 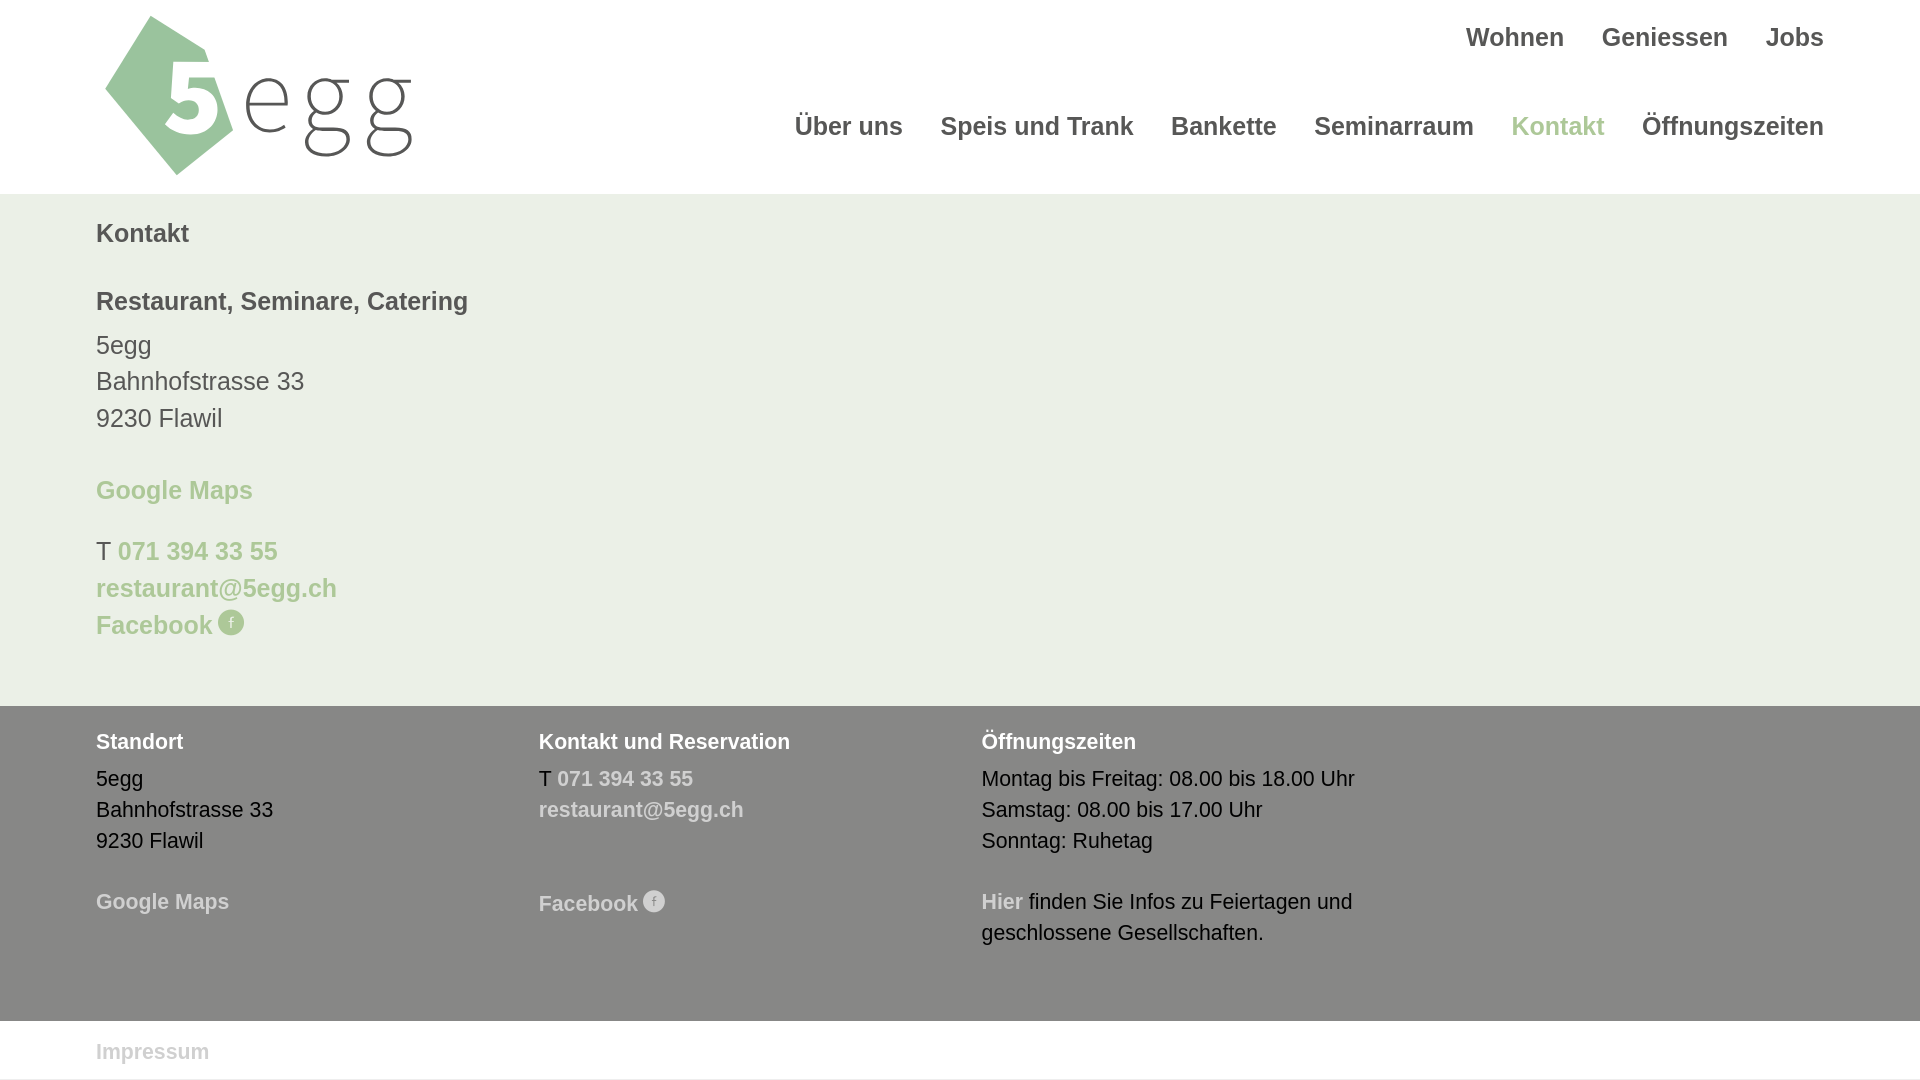 I want to click on 'Hier', so click(x=982, y=902).